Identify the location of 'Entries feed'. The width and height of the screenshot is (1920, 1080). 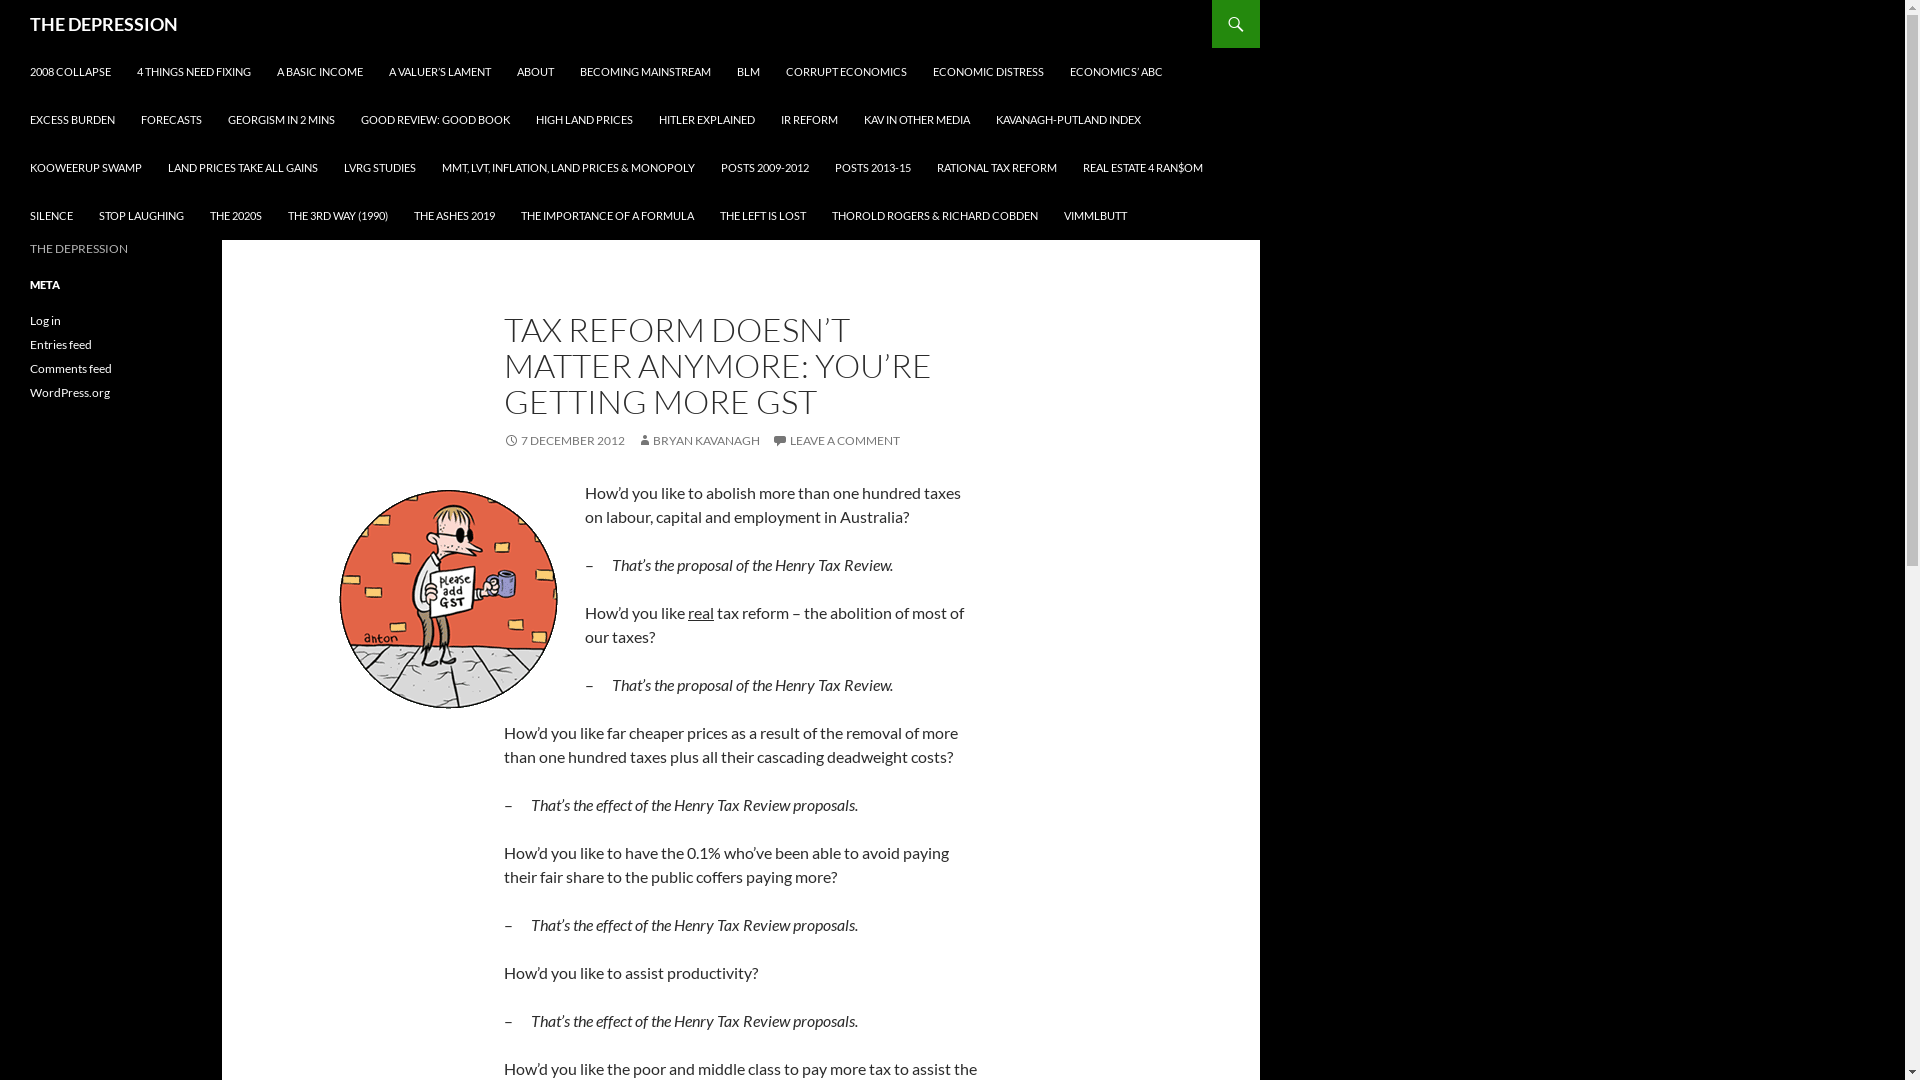
(61, 343).